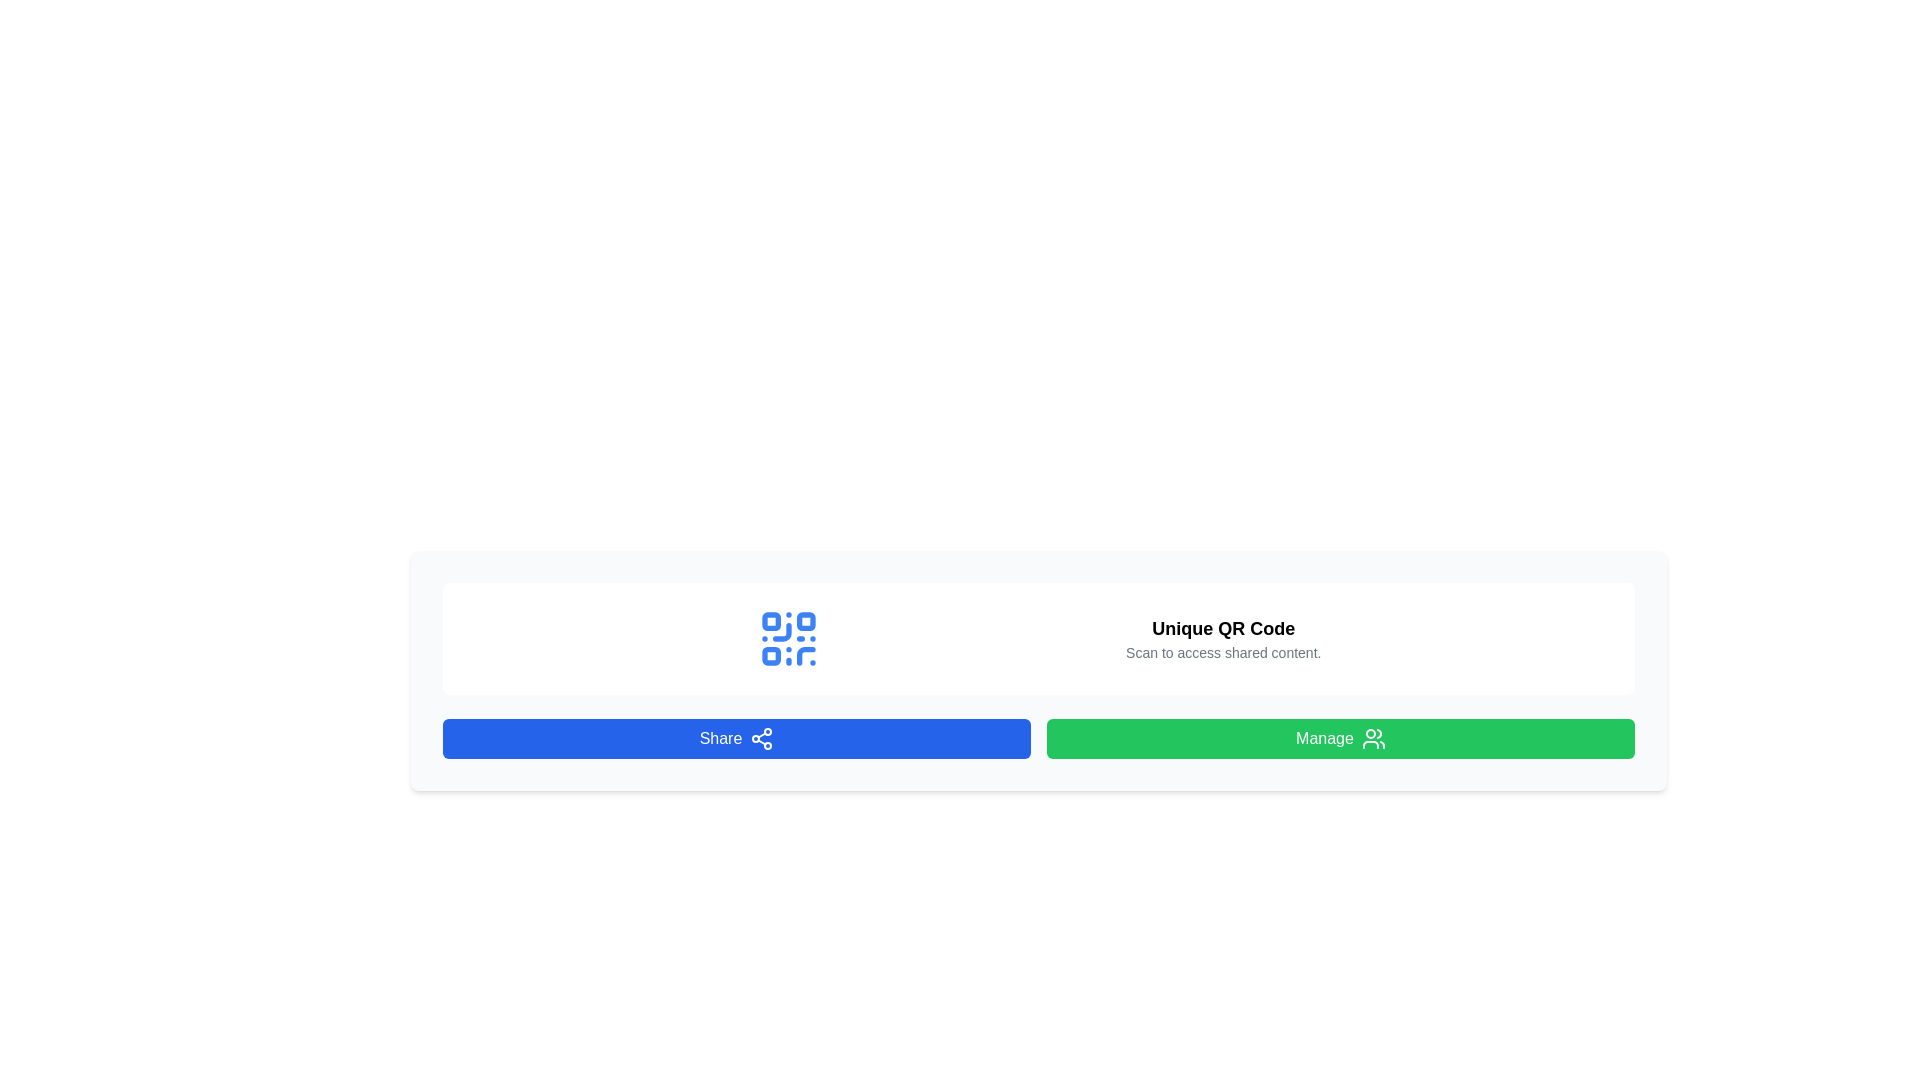  I want to click on the small blue square with rounded corners that is part of the QR code design, located in the top-left corner of the QR code graphic, so click(770, 620).